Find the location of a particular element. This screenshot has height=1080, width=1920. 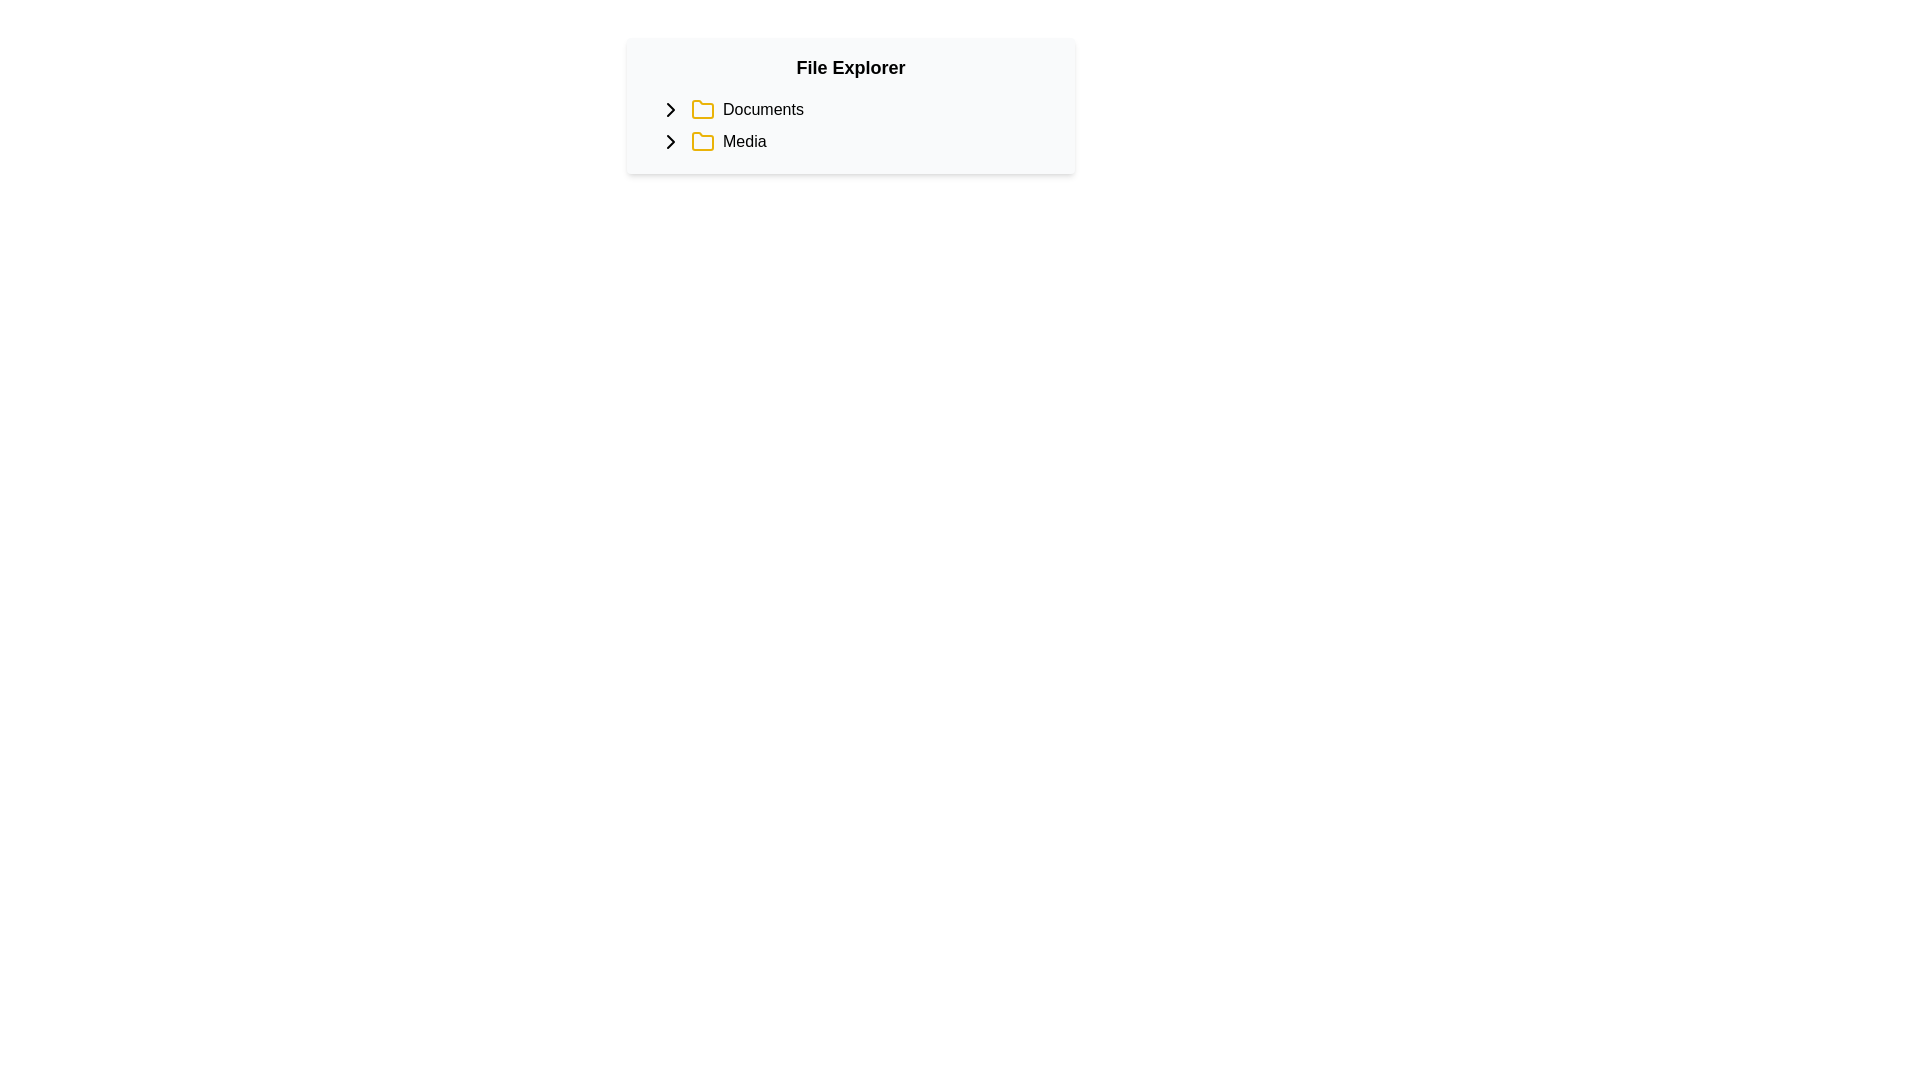

the second folder icon, which is a yellow vector graphic resembling a folder, located in the 'File Explorer' interface under the 'Documents' folder and next to the 'Media' label is located at coordinates (702, 140).